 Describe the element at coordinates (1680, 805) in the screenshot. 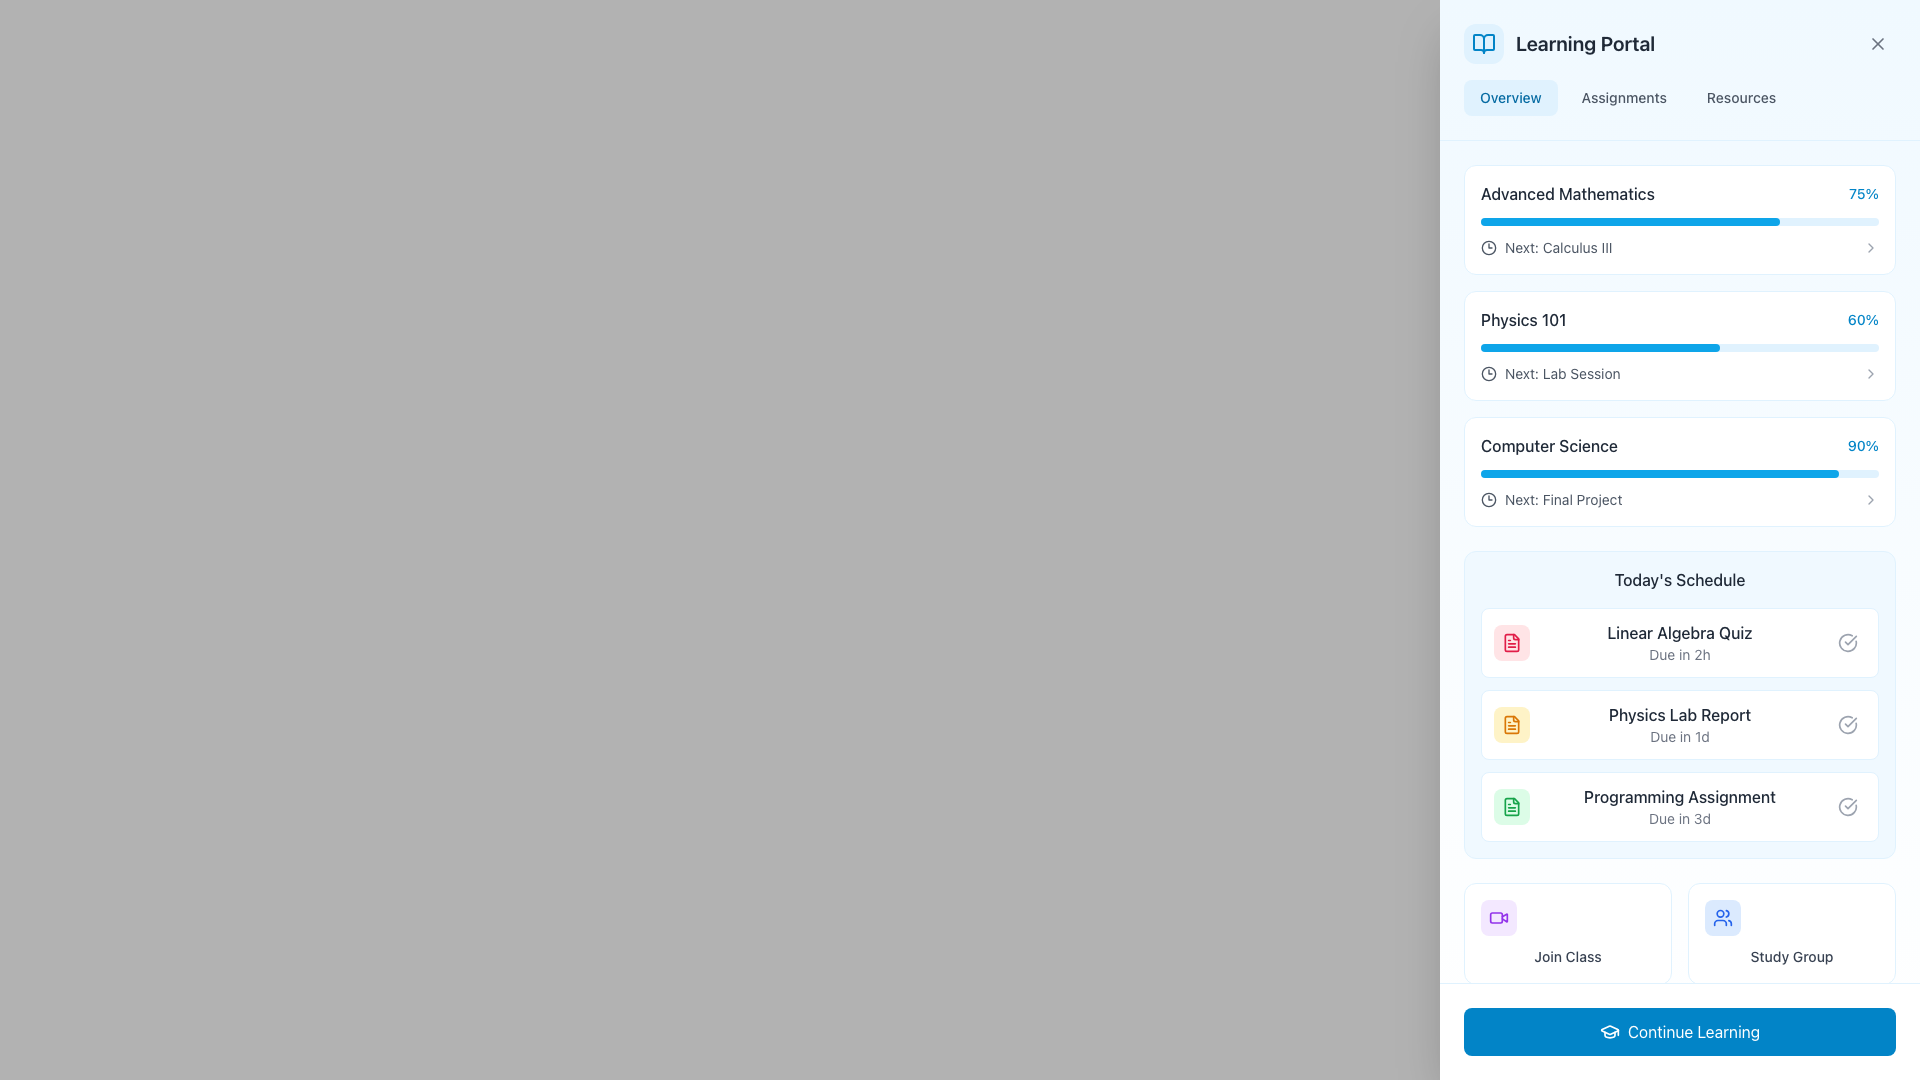

I see `the third assignment reminder card in the 'Today’s Schedule' section, which displays the title and due date of the assignment` at that location.